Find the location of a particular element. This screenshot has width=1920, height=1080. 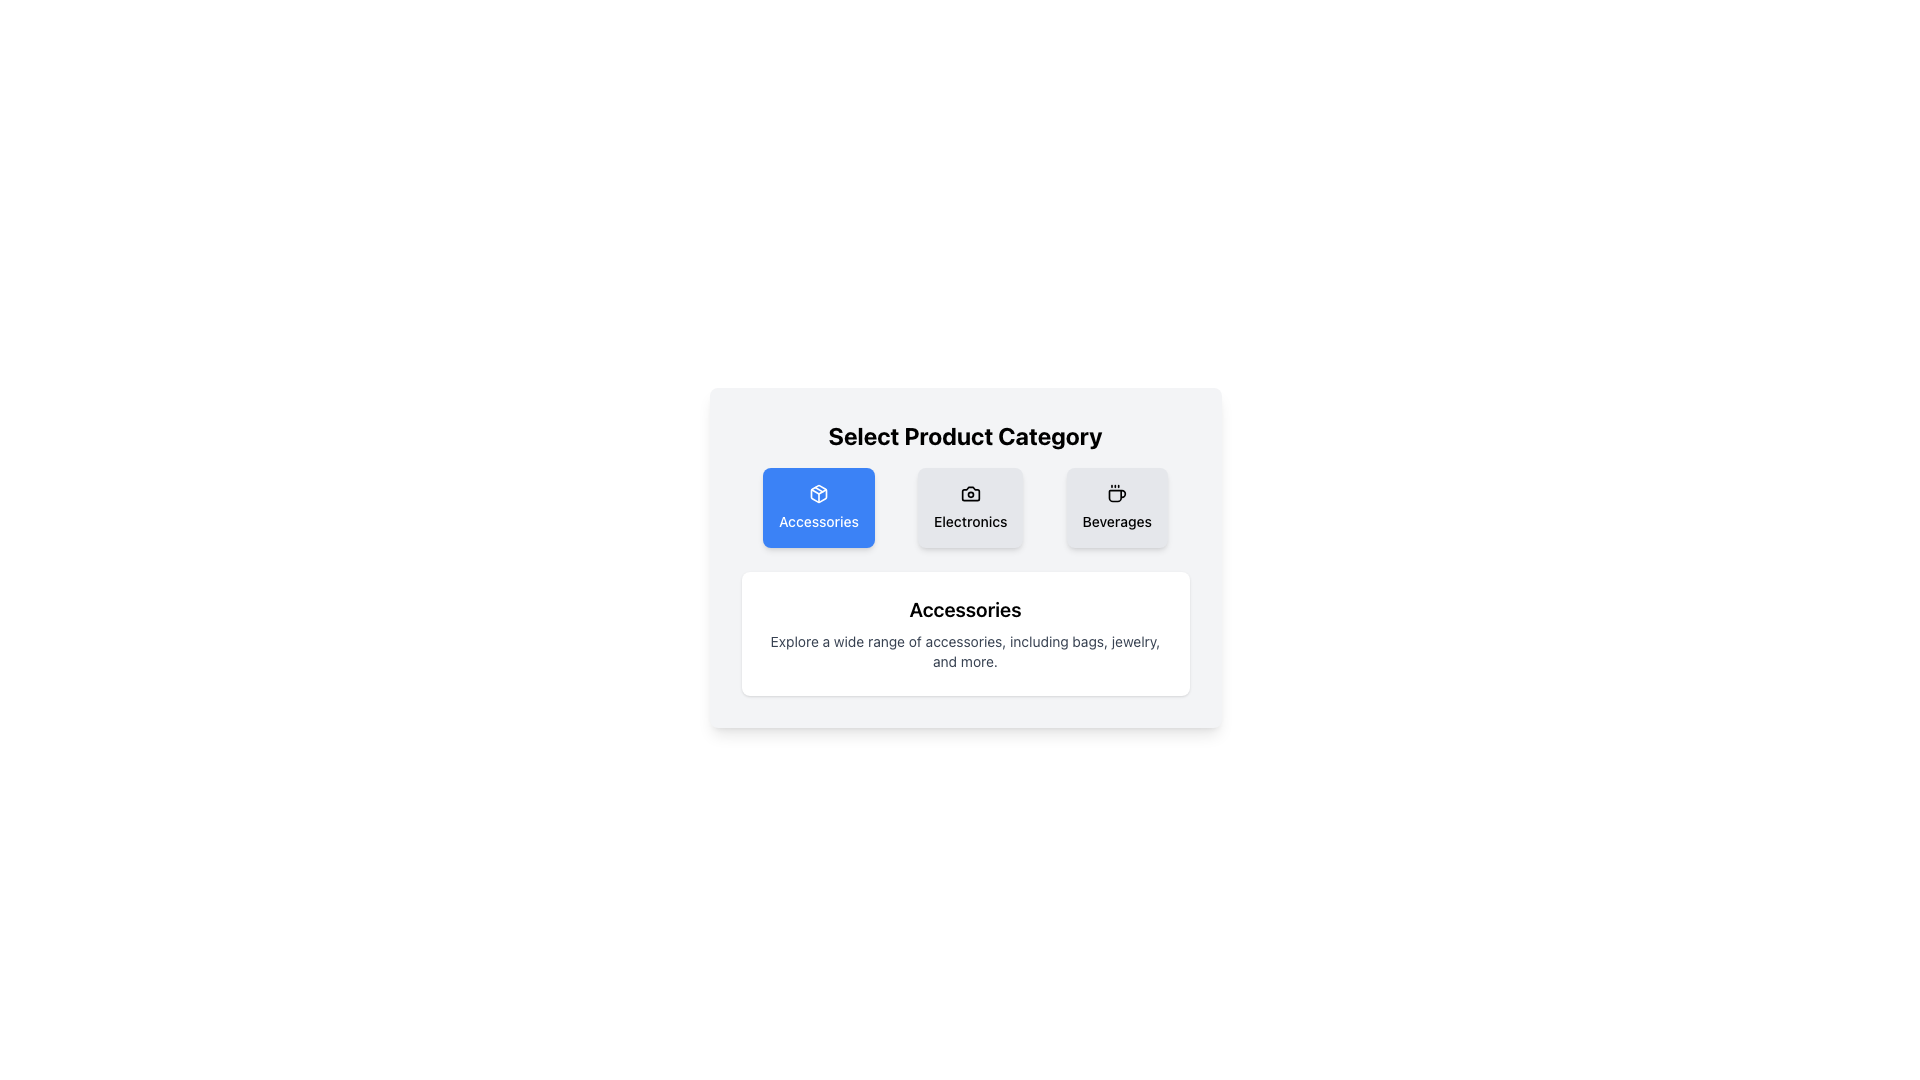

the middle card labeled 'Electronics' which has a light gray background, rounded corners, and a camera icon at the top is located at coordinates (970, 507).